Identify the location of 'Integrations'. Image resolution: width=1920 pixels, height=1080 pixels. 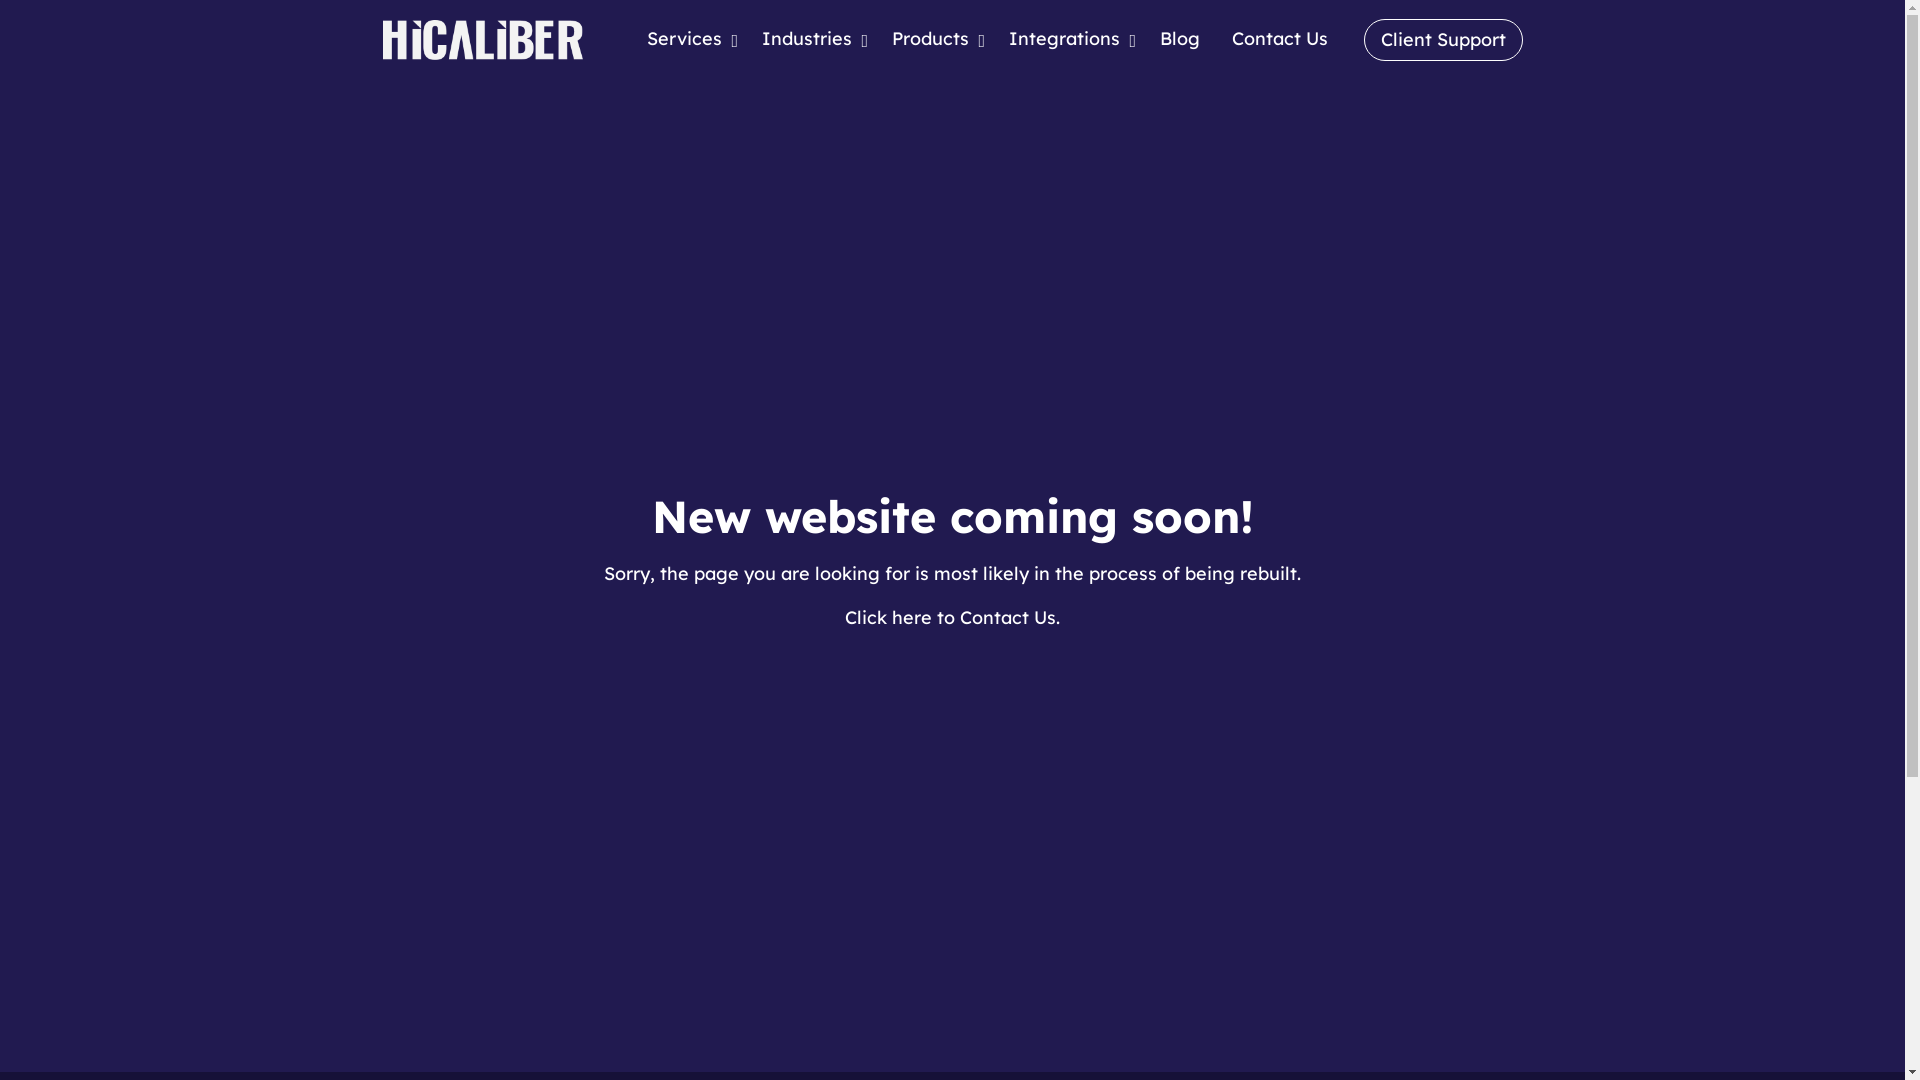
(1066, 38).